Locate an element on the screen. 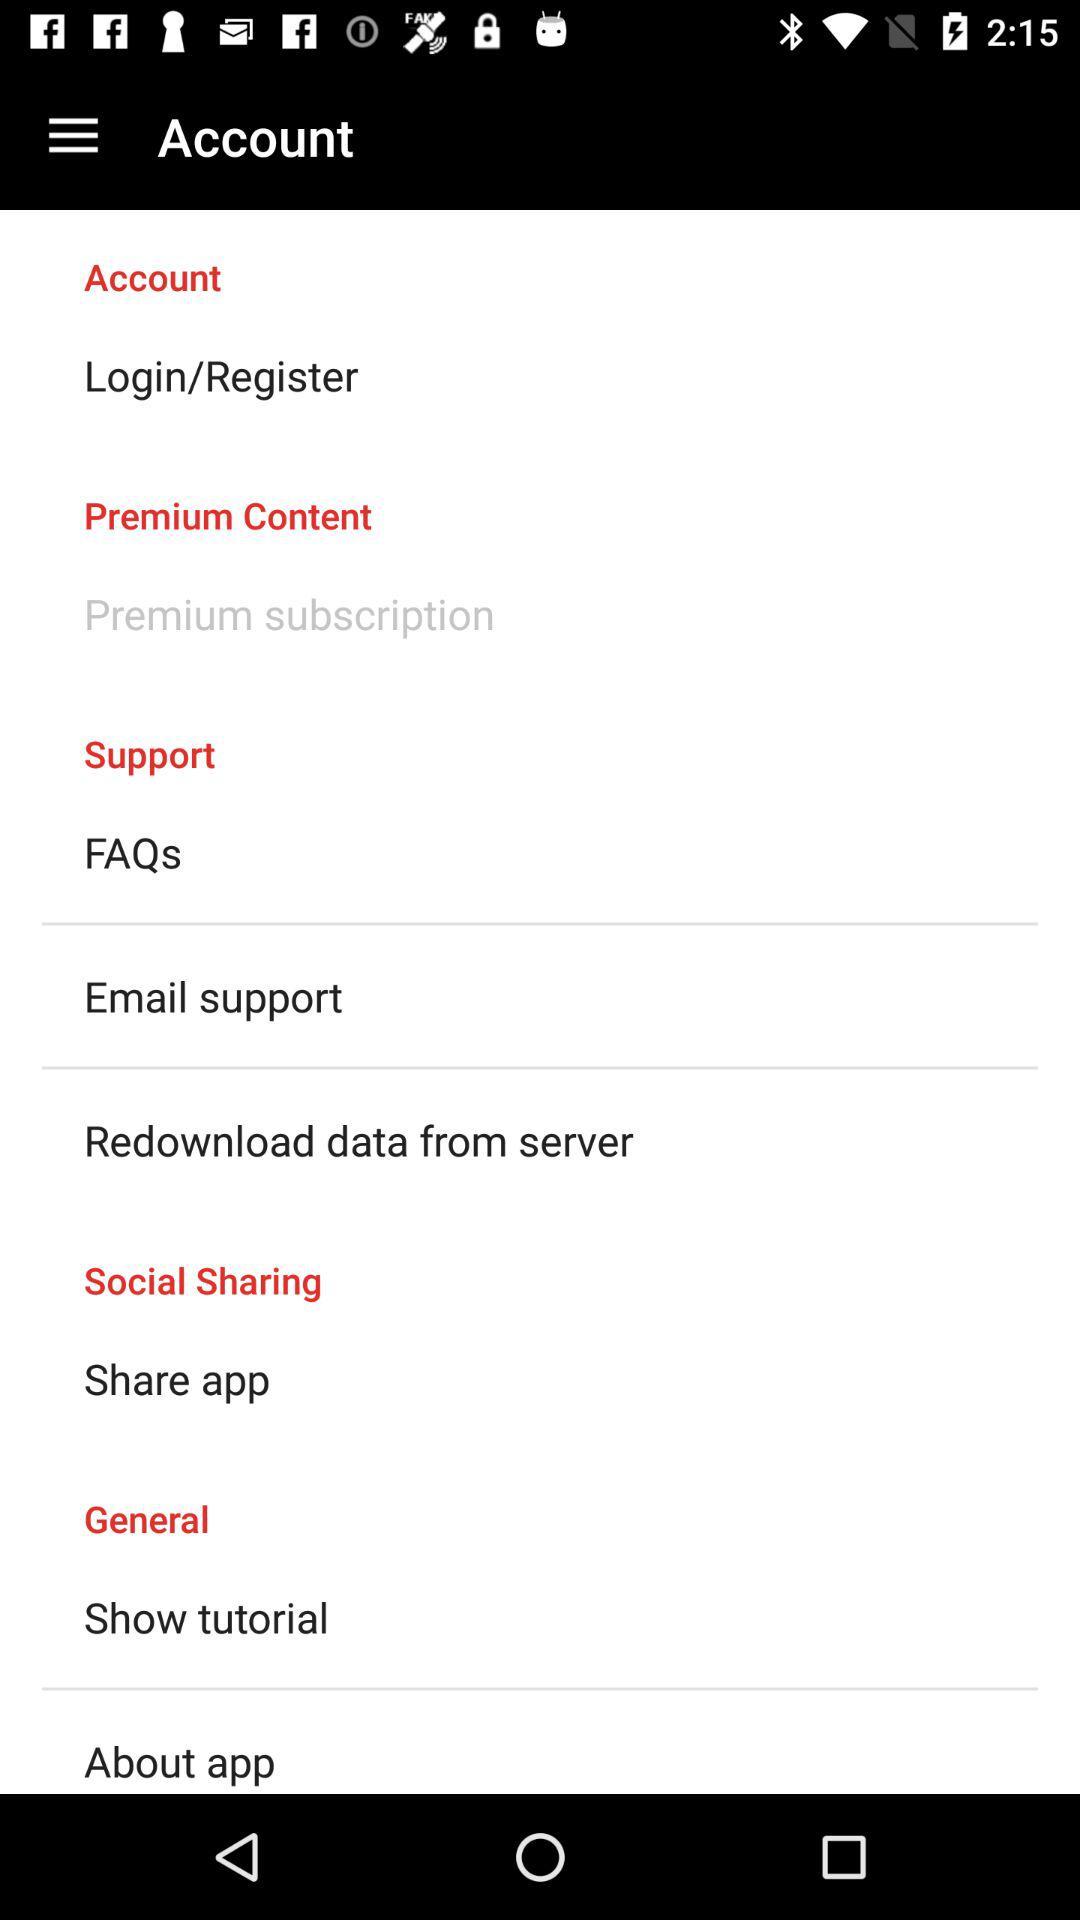  icon above account icon is located at coordinates (72, 135).